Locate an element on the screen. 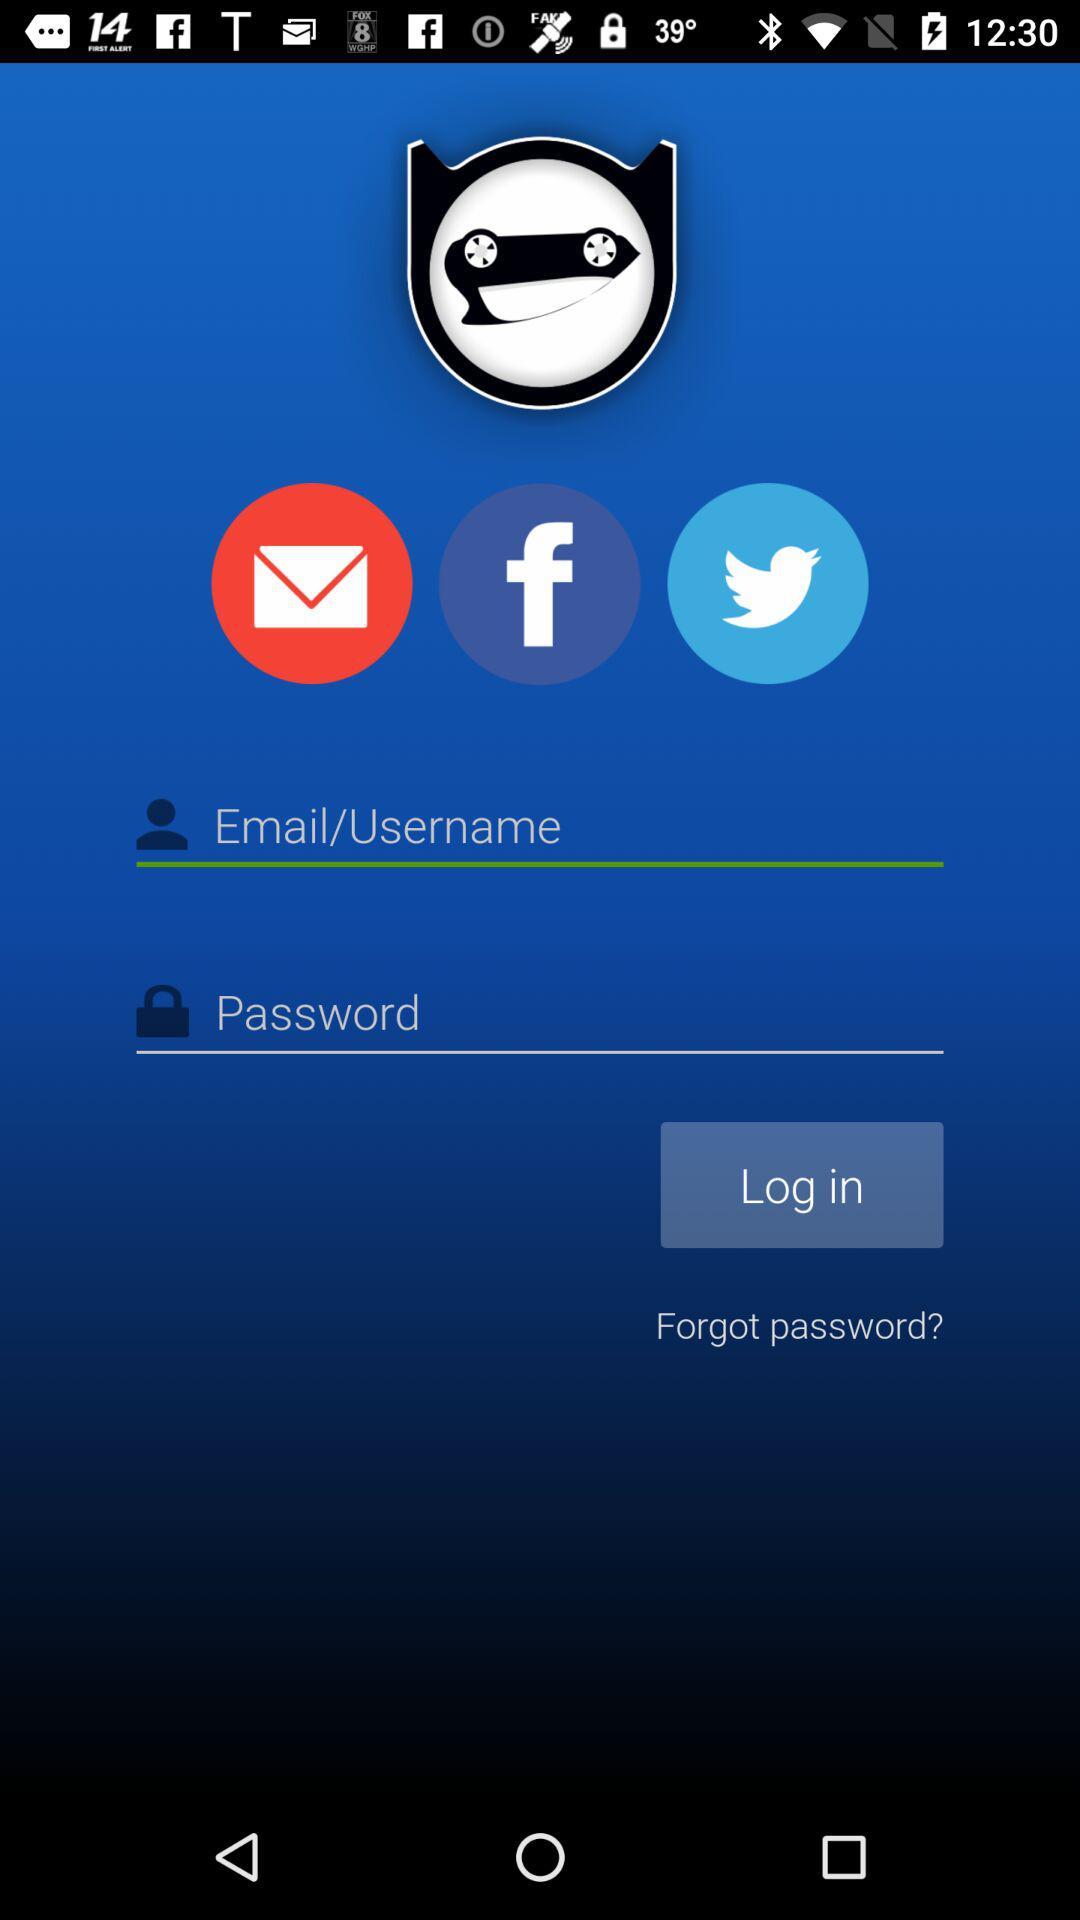  user name is located at coordinates (540, 828).